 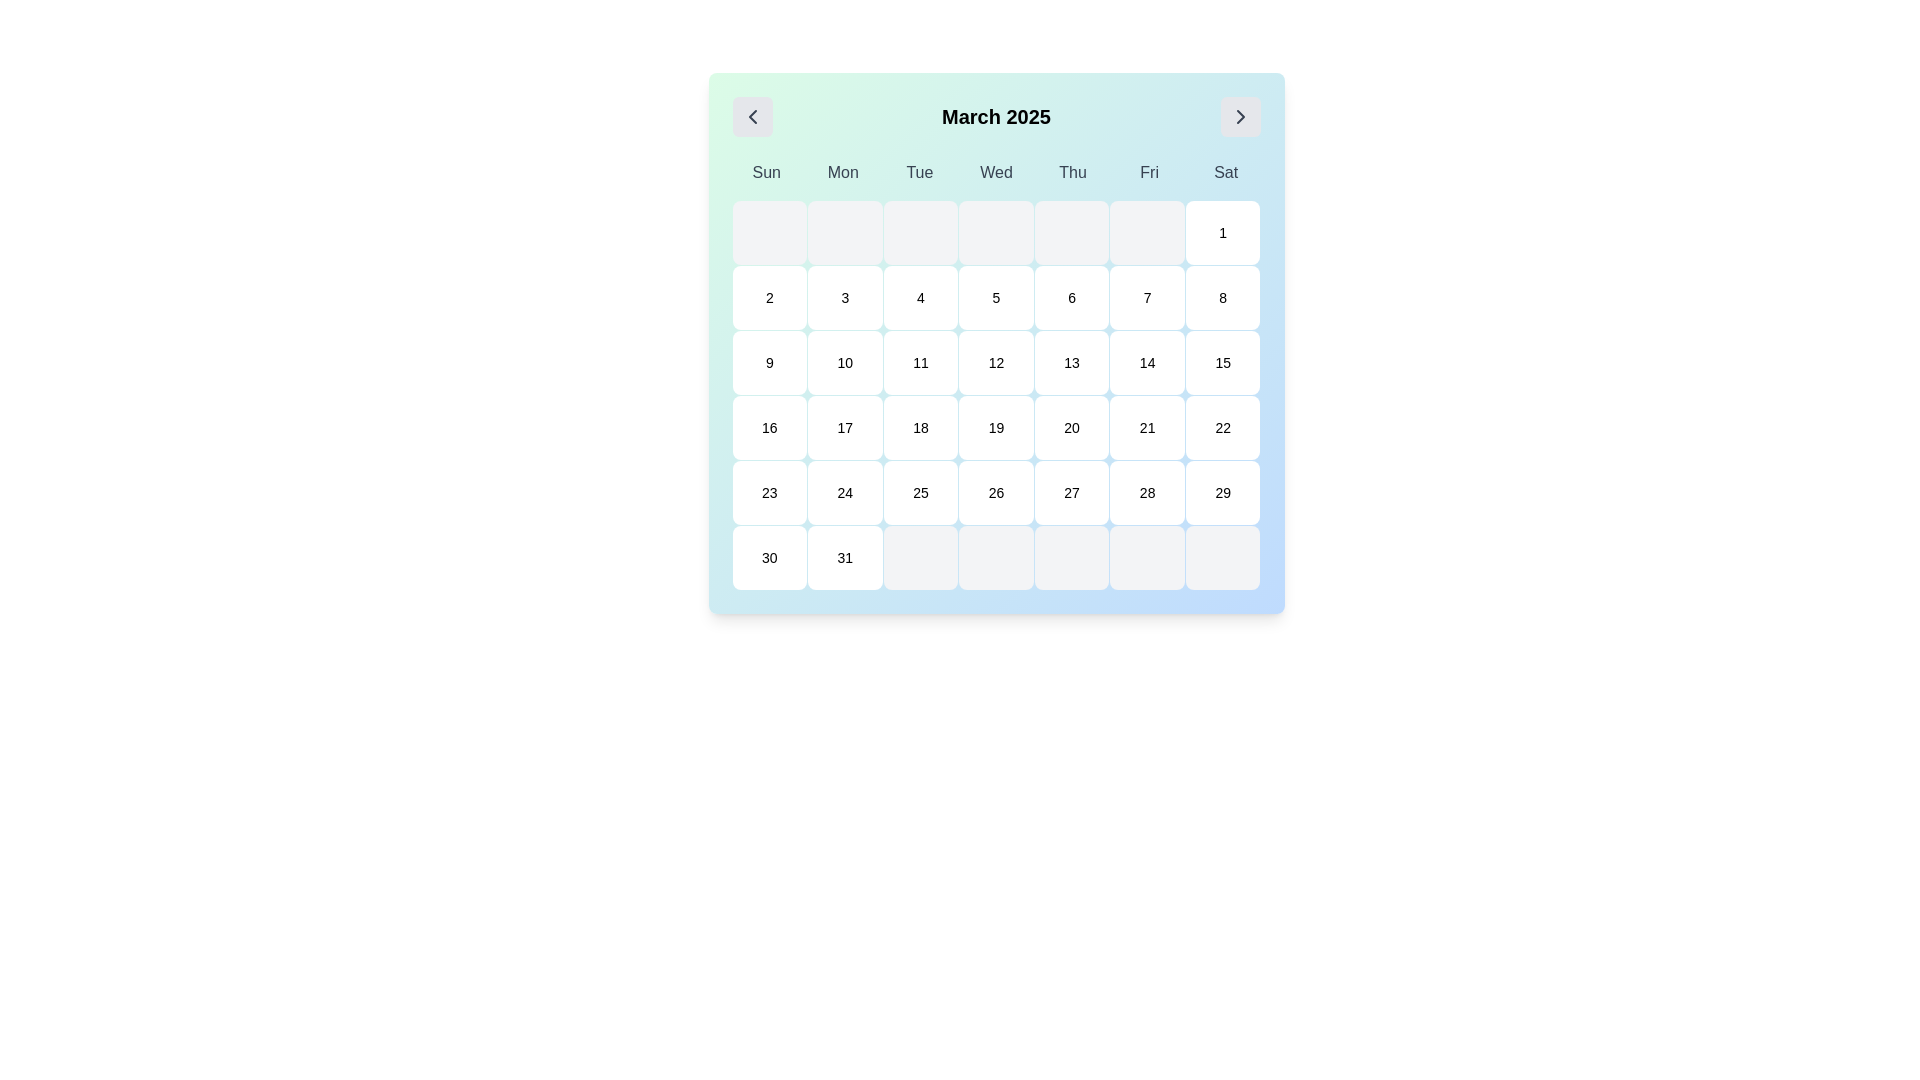 I want to click on on the Button-like calendar tile representing the 14th day of the month, so click(x=1147, y=362).